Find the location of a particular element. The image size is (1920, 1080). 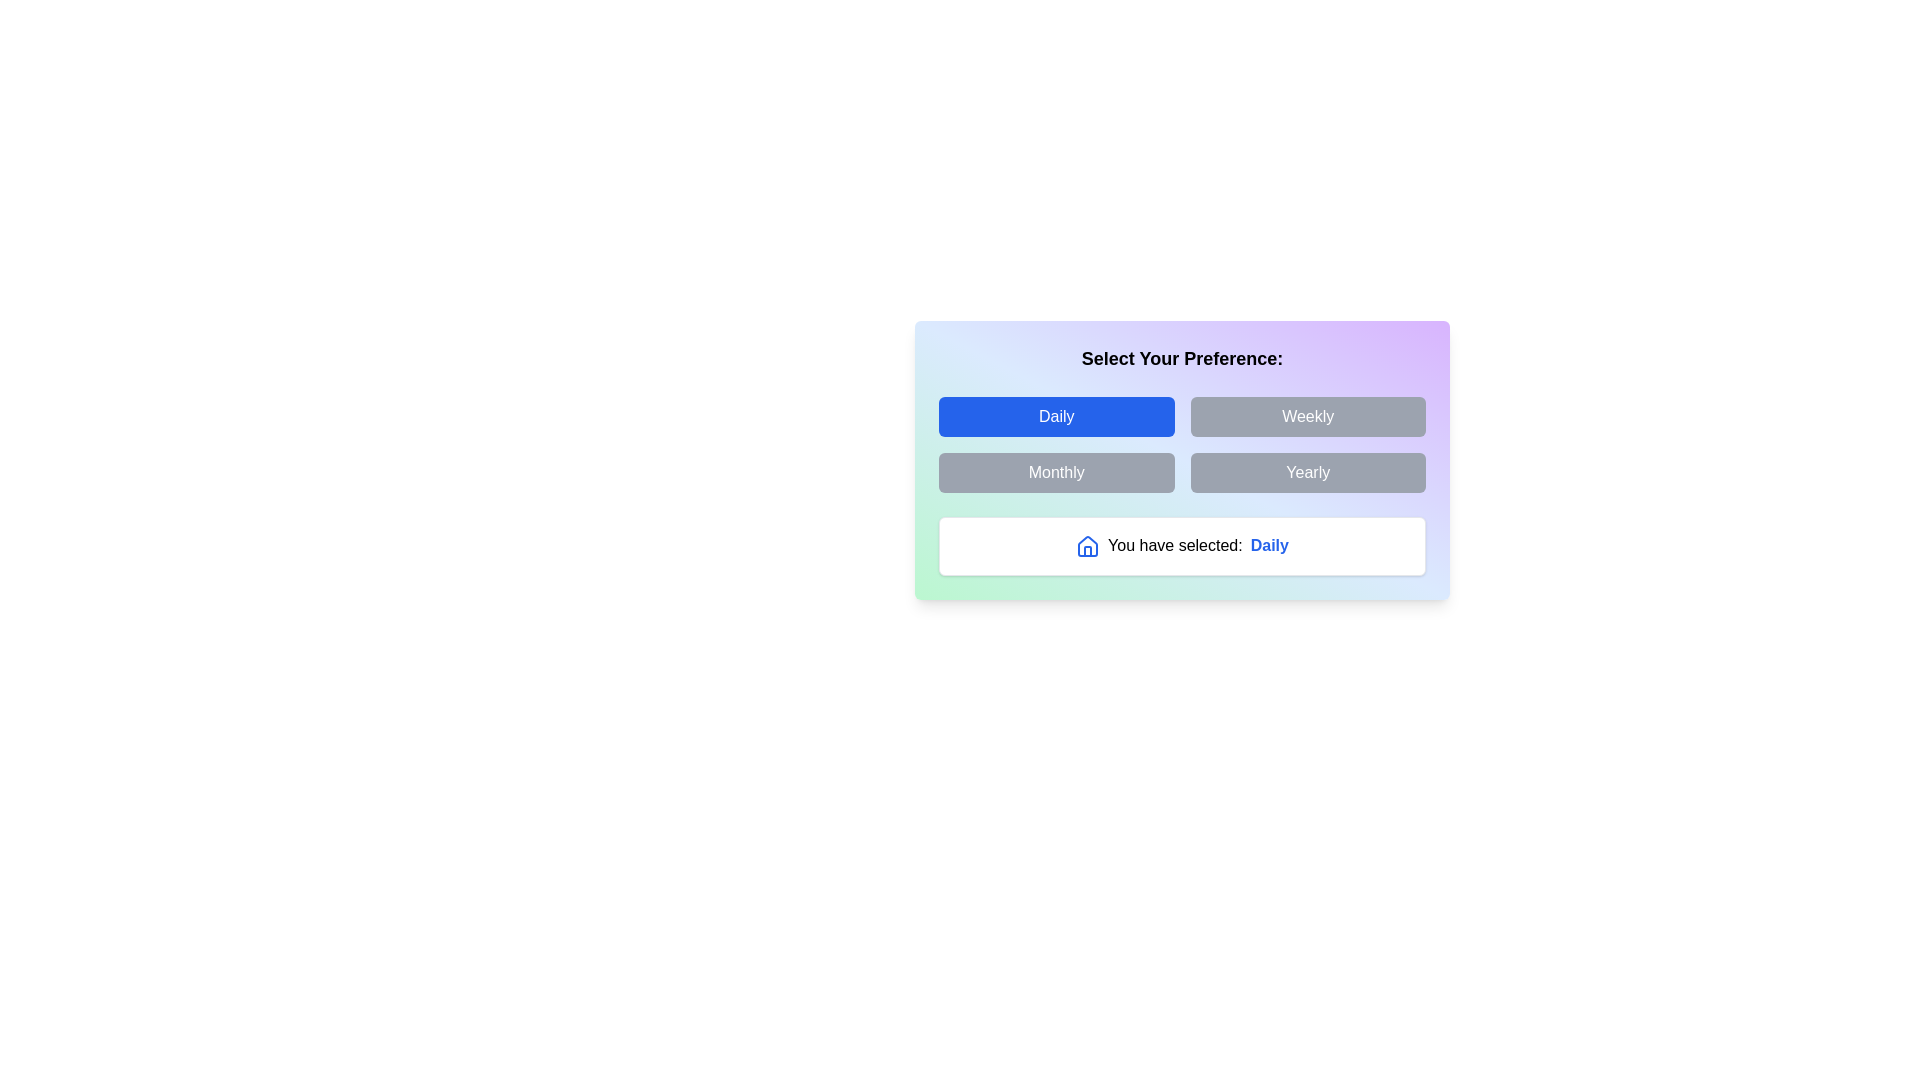

the 'Daily' button in the interactive grid of time-based preferences is located at coordinates (1182, 443).